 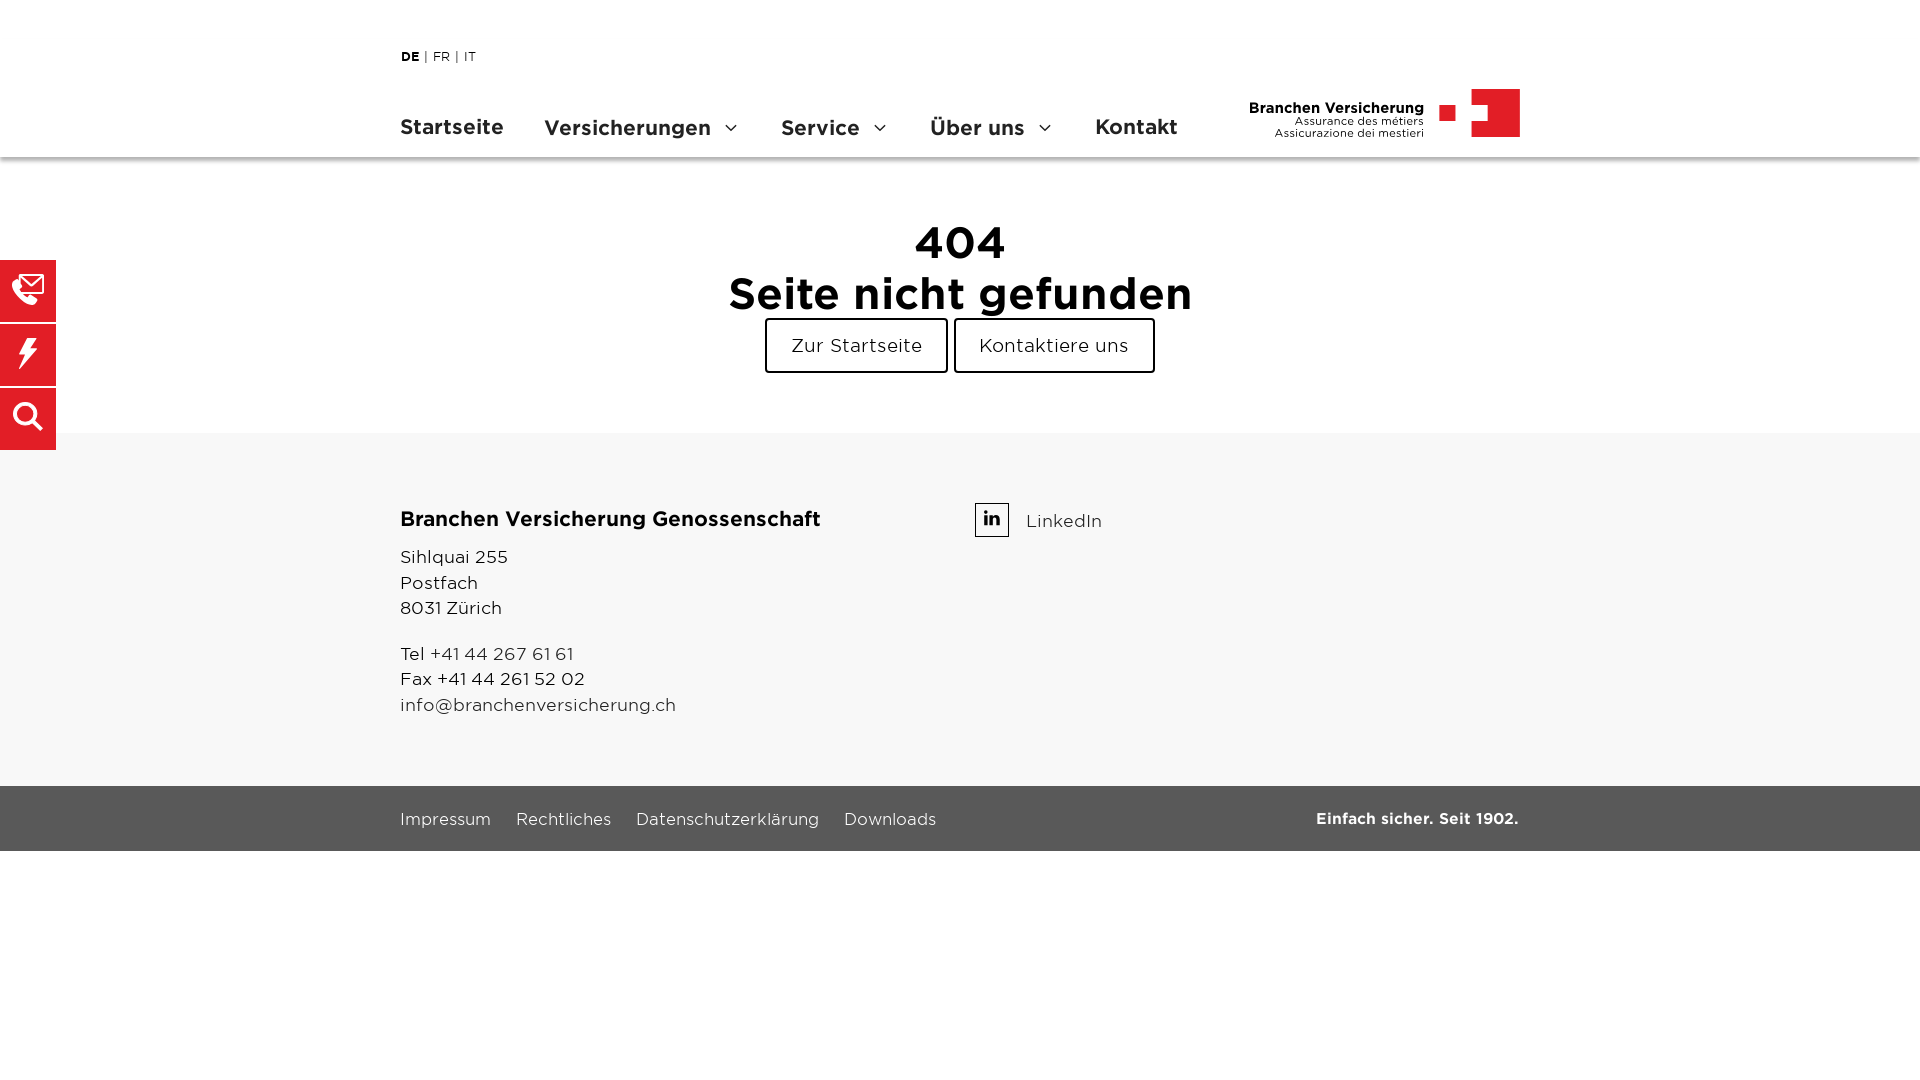 What do you see at coordinates (399, 126) in the screenshot?
I see `'Startseite'` at bounding box center [399, 126].